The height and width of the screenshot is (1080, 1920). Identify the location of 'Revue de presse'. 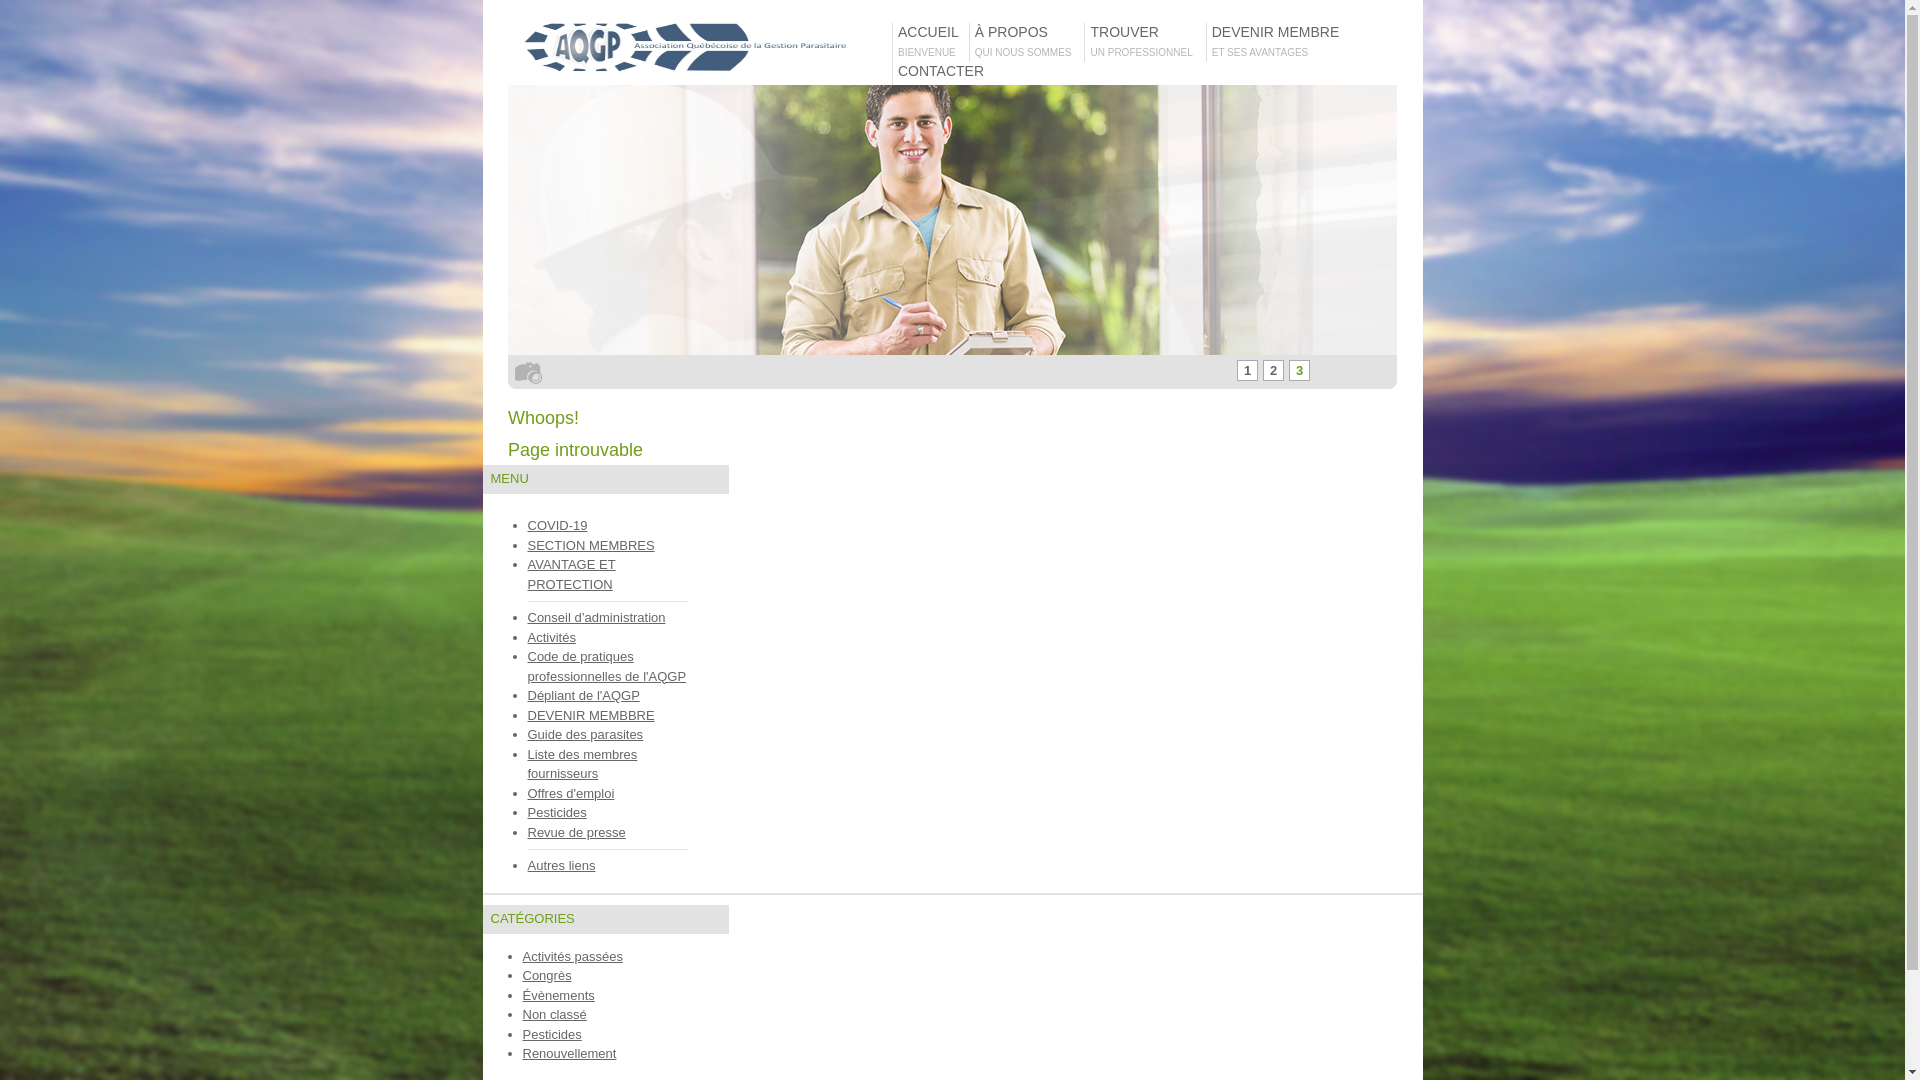
(575, 832).